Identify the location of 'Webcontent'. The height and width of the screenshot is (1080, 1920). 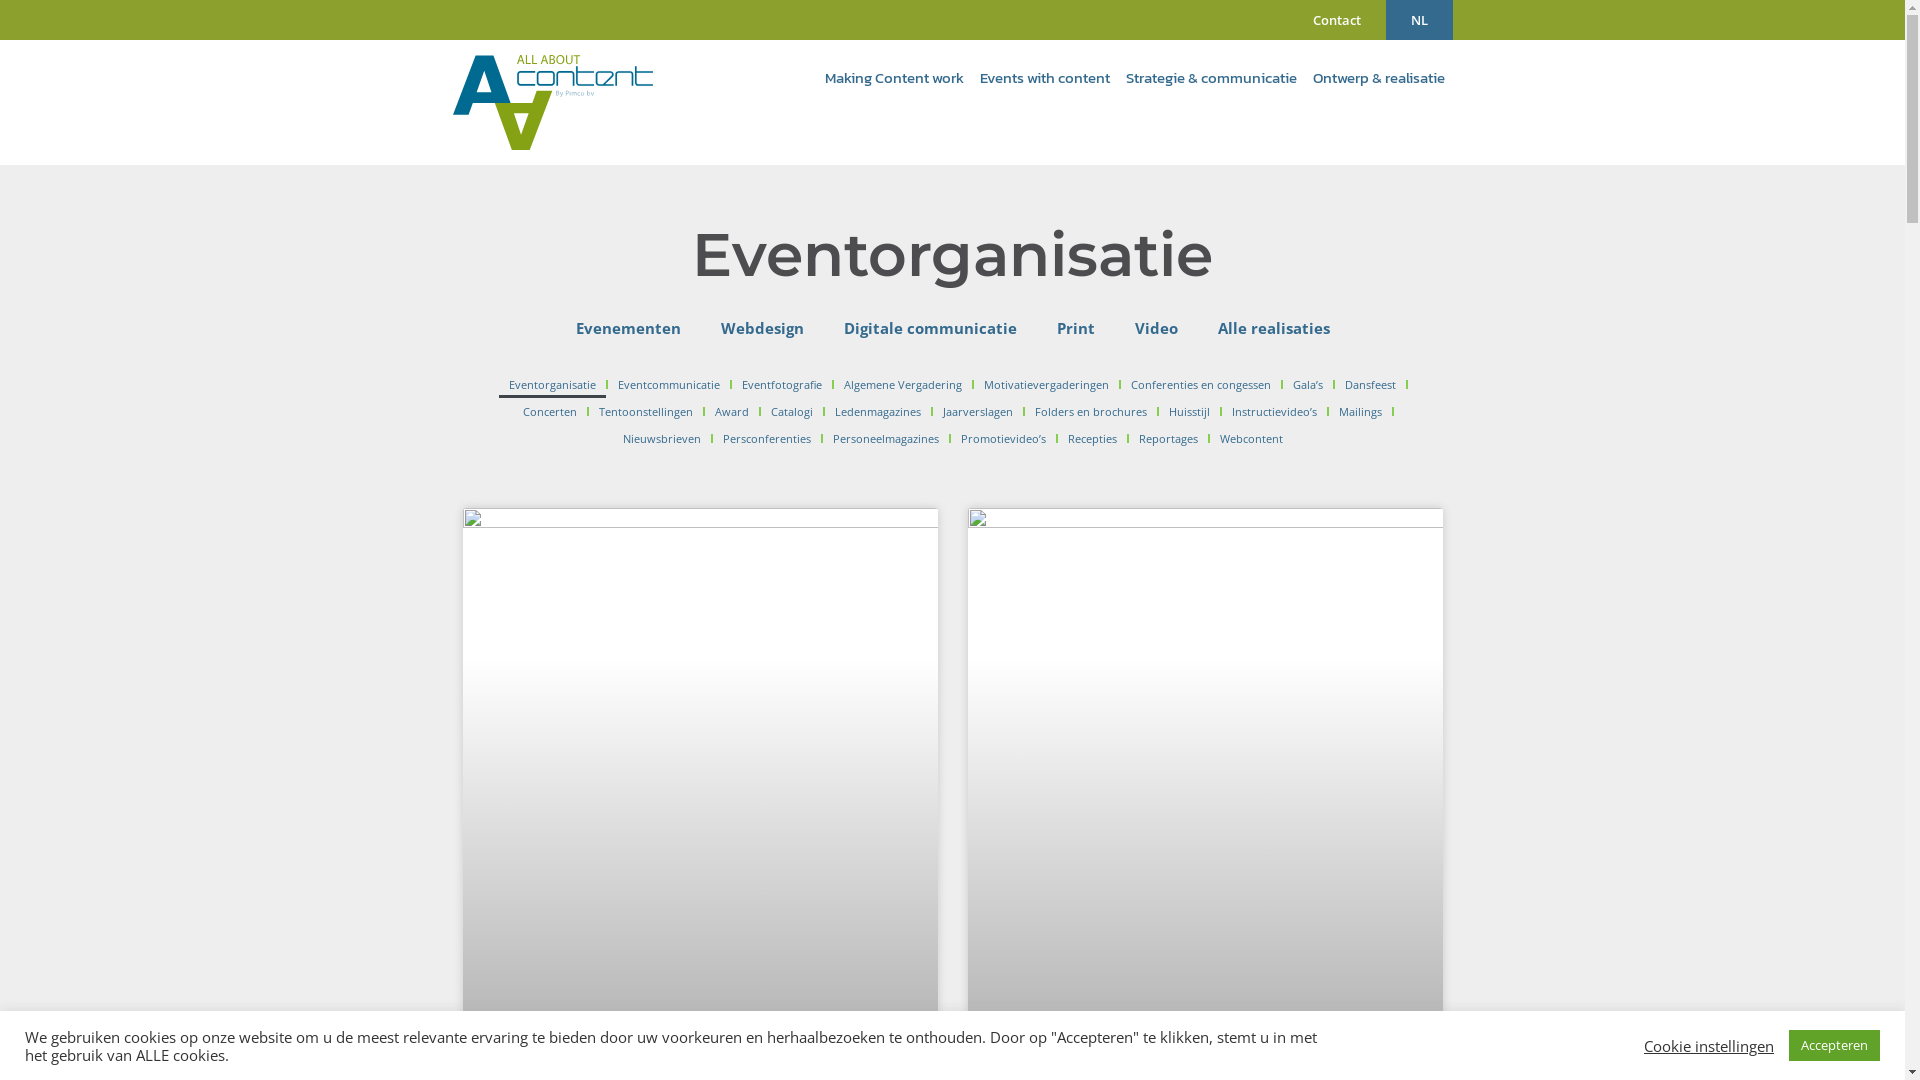
(1208, 438).